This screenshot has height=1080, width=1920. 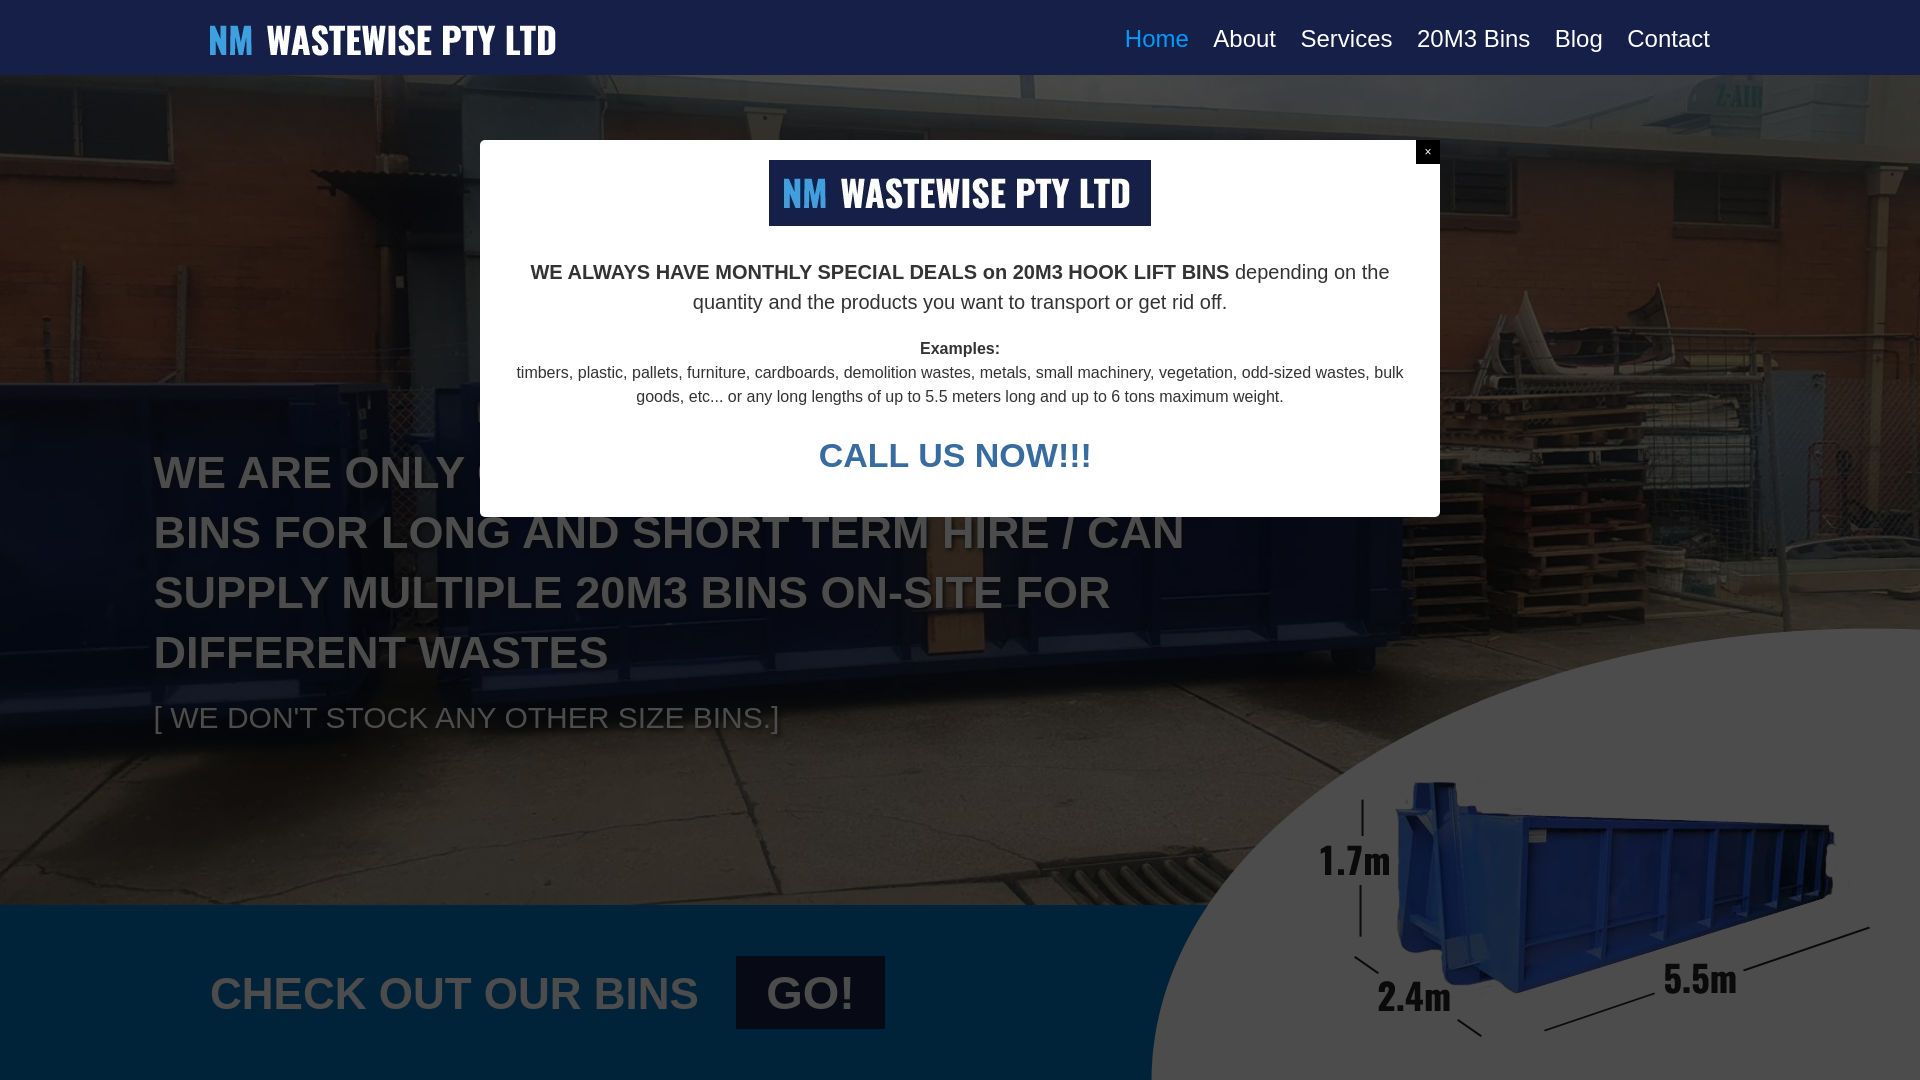 What do you see at coordinates (810, 992) in the screenshot?
I see `'GO!'` at bounding box center [810, 992].